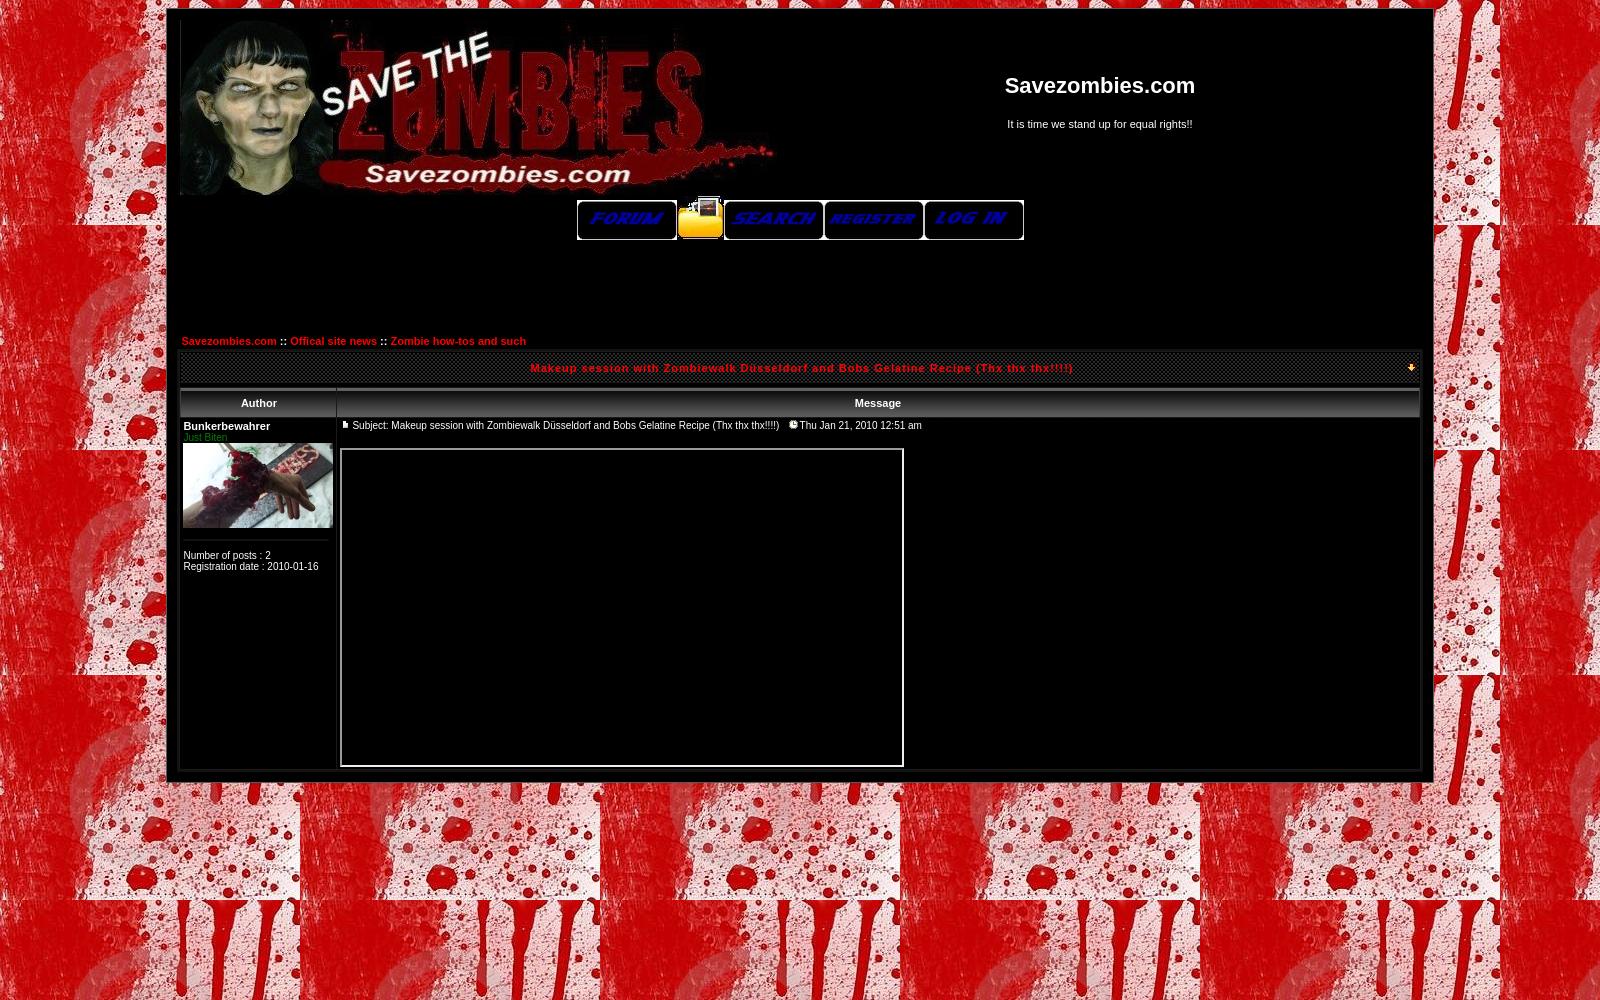 Image resolution: width=1600 pixels, height=1000 pixels. Describe the element at coordinates (1007, 122) in the screenshot. I see `'It is time we stand up for equal rights!!'` at that location.